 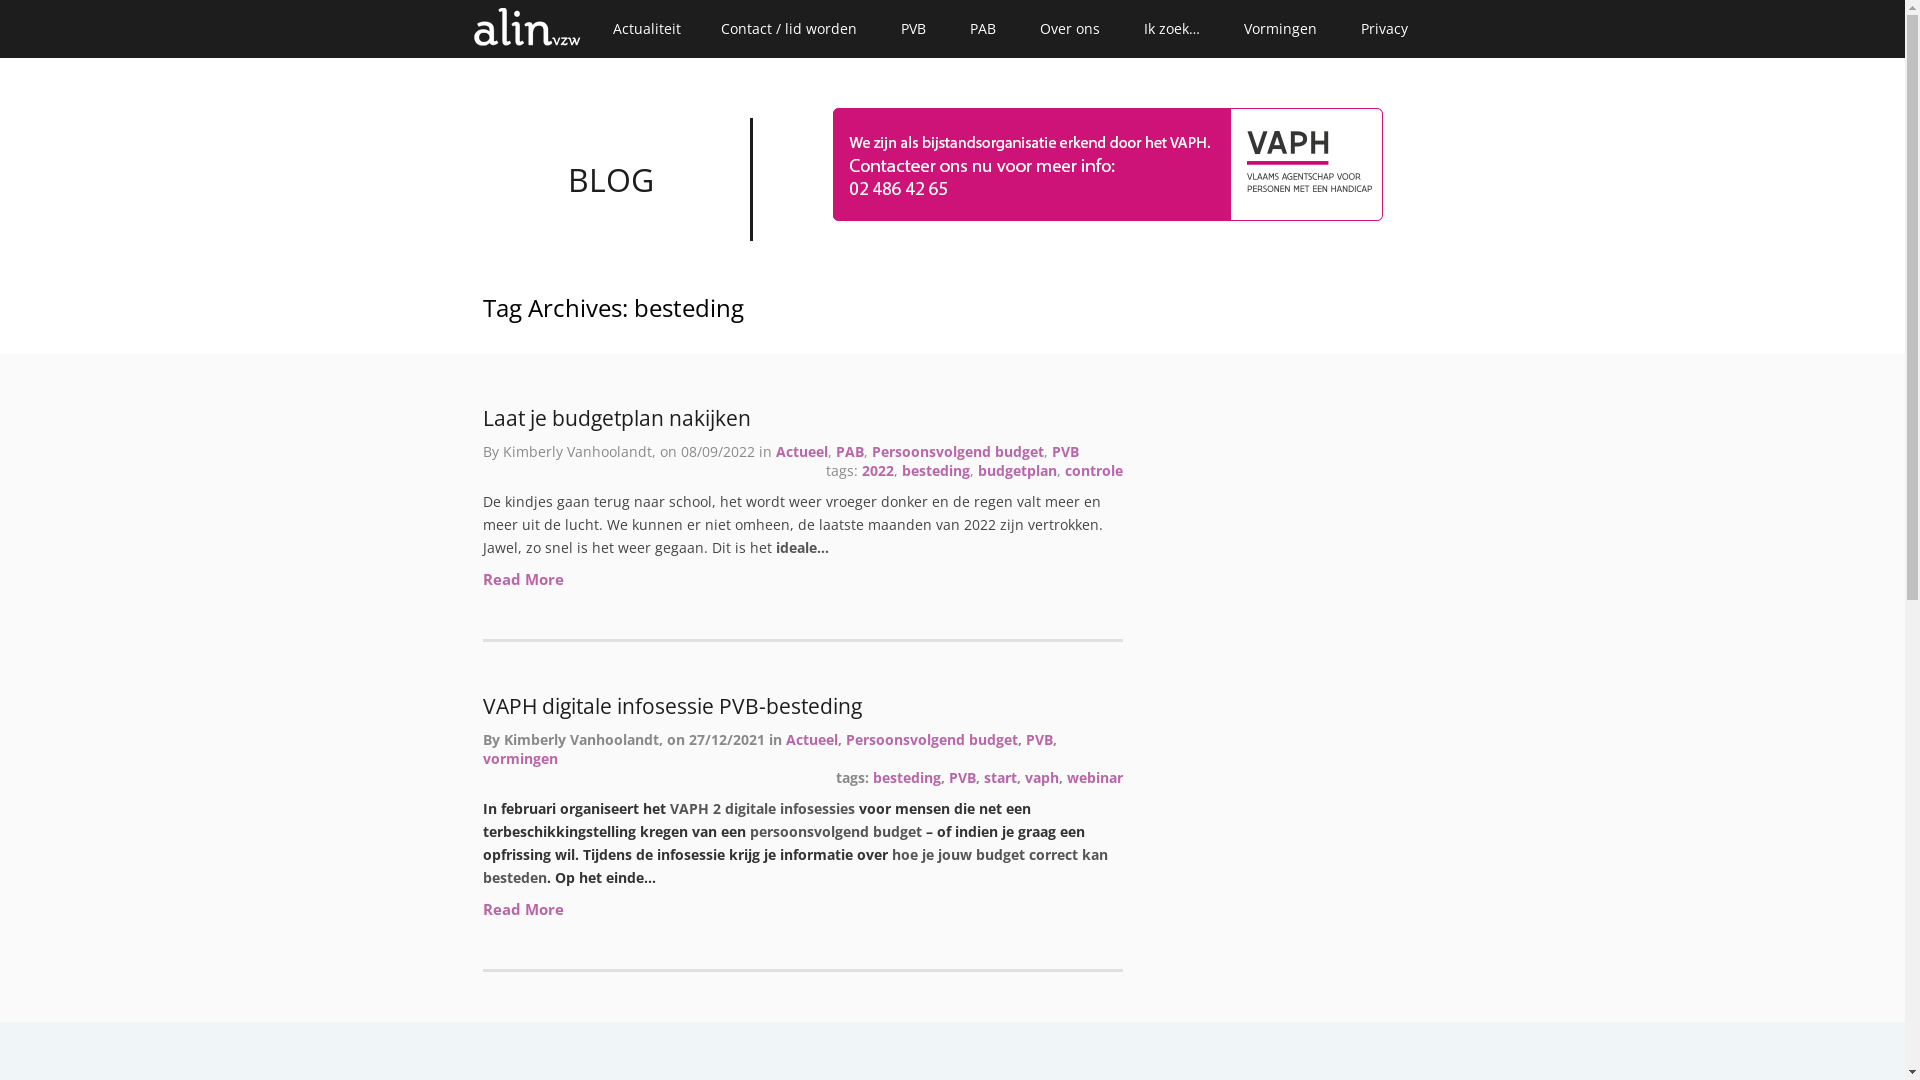 What do you see at coordinates (878, 470) in the screenshot?
I see `'2022'` at bounding box center [878, 470].